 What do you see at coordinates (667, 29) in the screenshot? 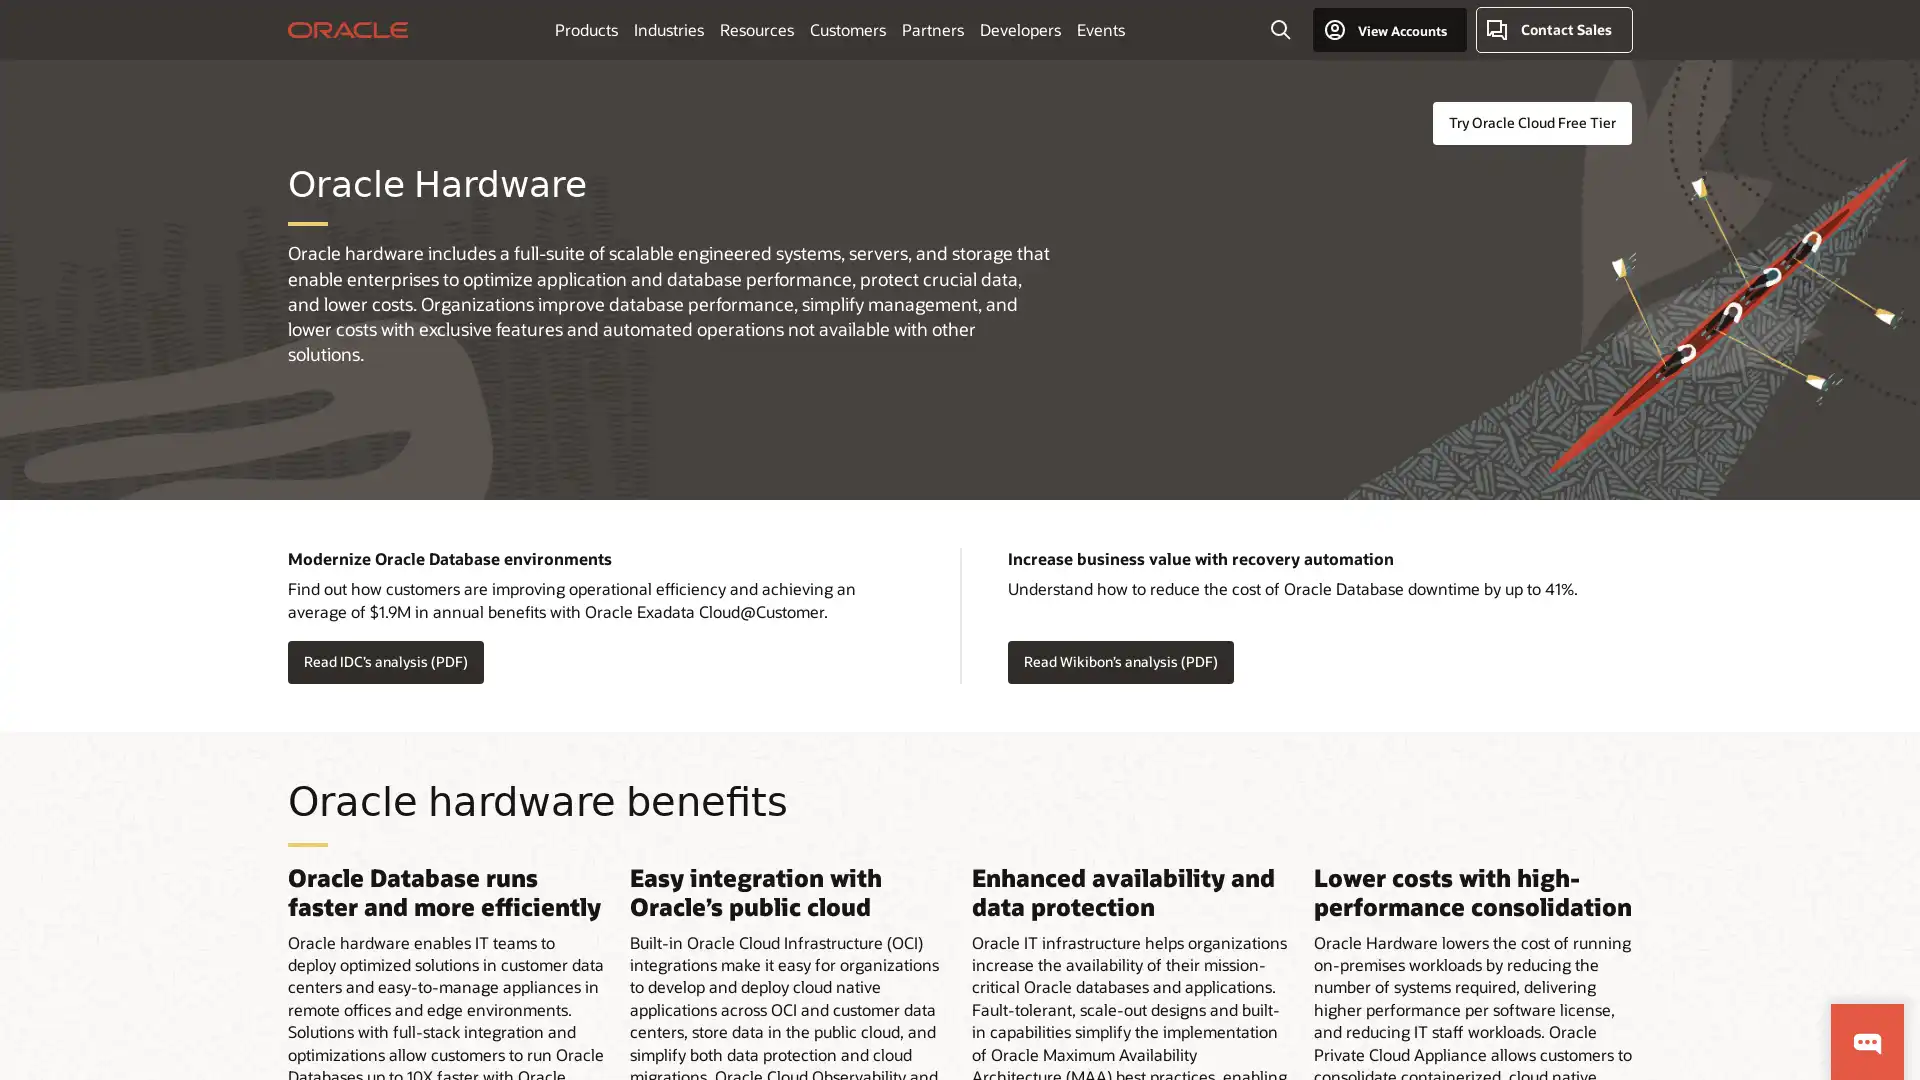
I see `Industries` at bounding box center [667, 29].